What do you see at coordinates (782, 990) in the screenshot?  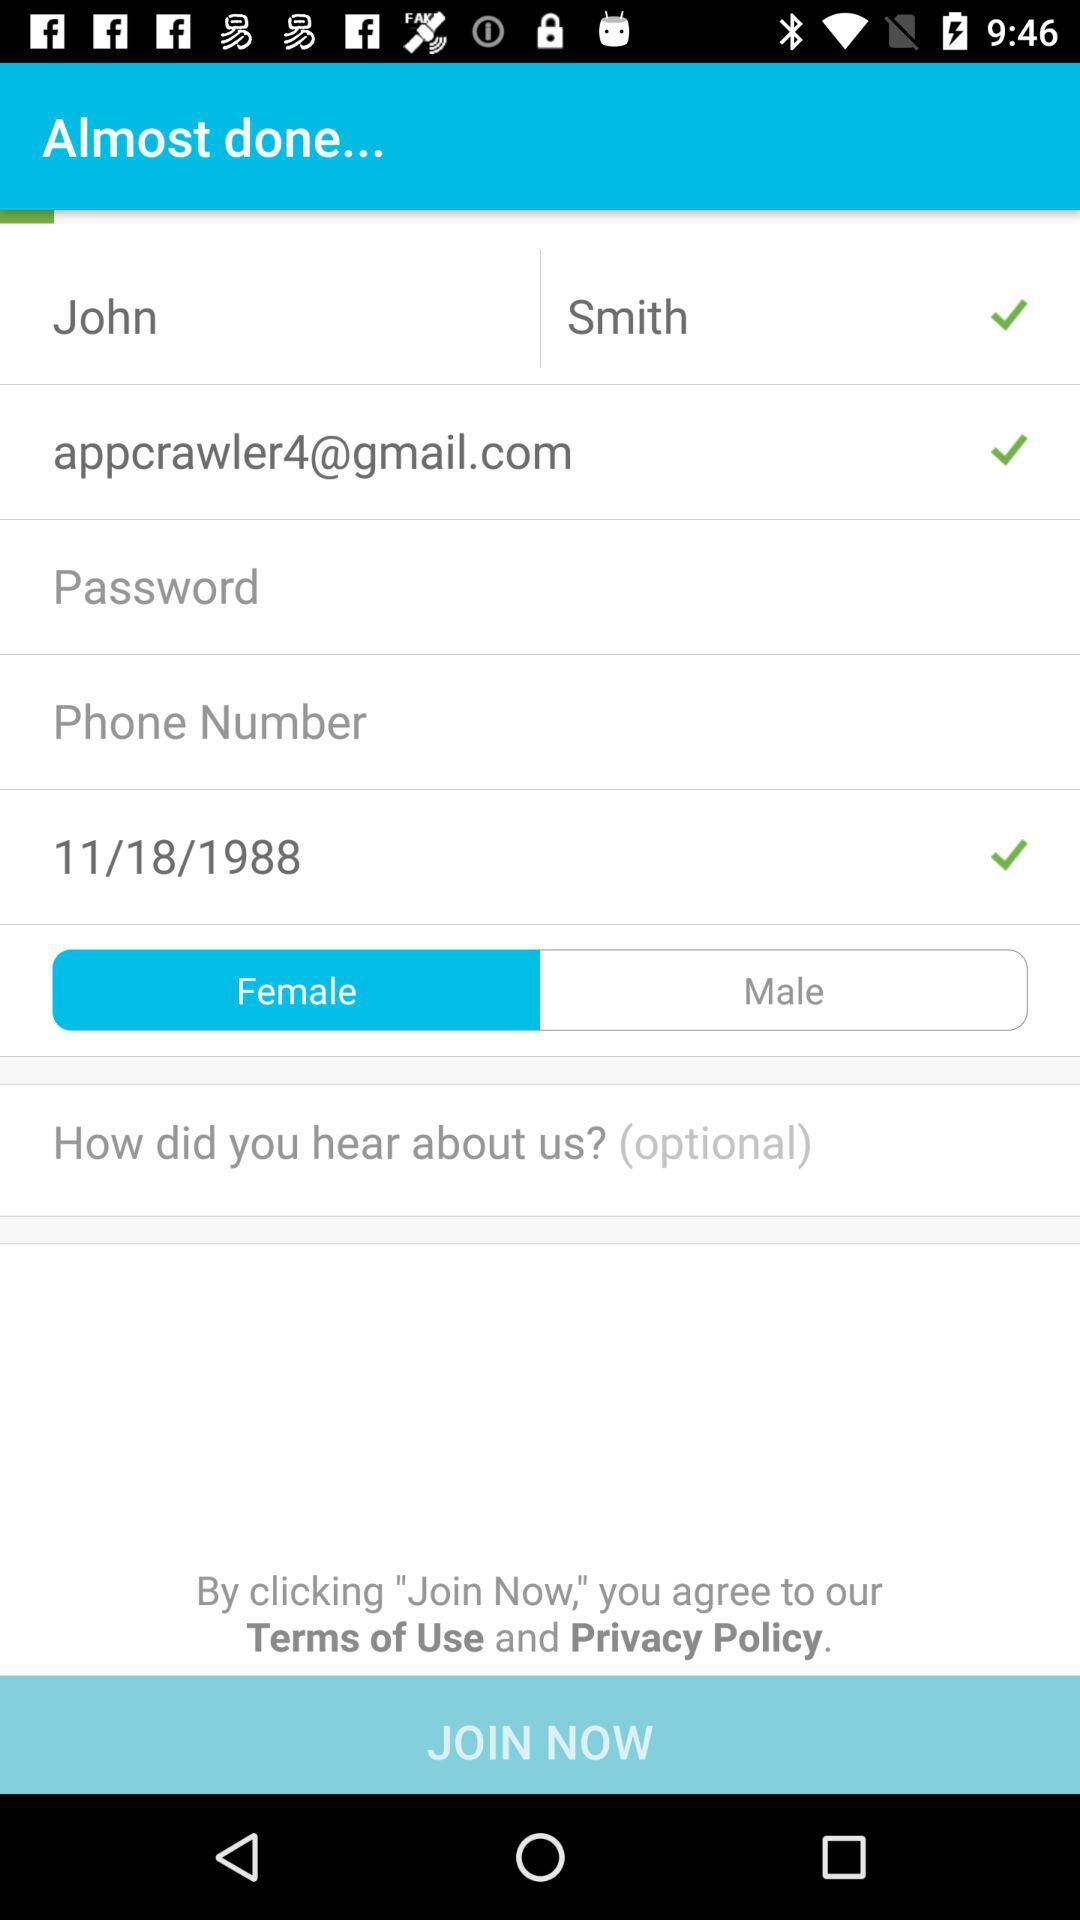 I see `male` at bounding box center [782, 990].